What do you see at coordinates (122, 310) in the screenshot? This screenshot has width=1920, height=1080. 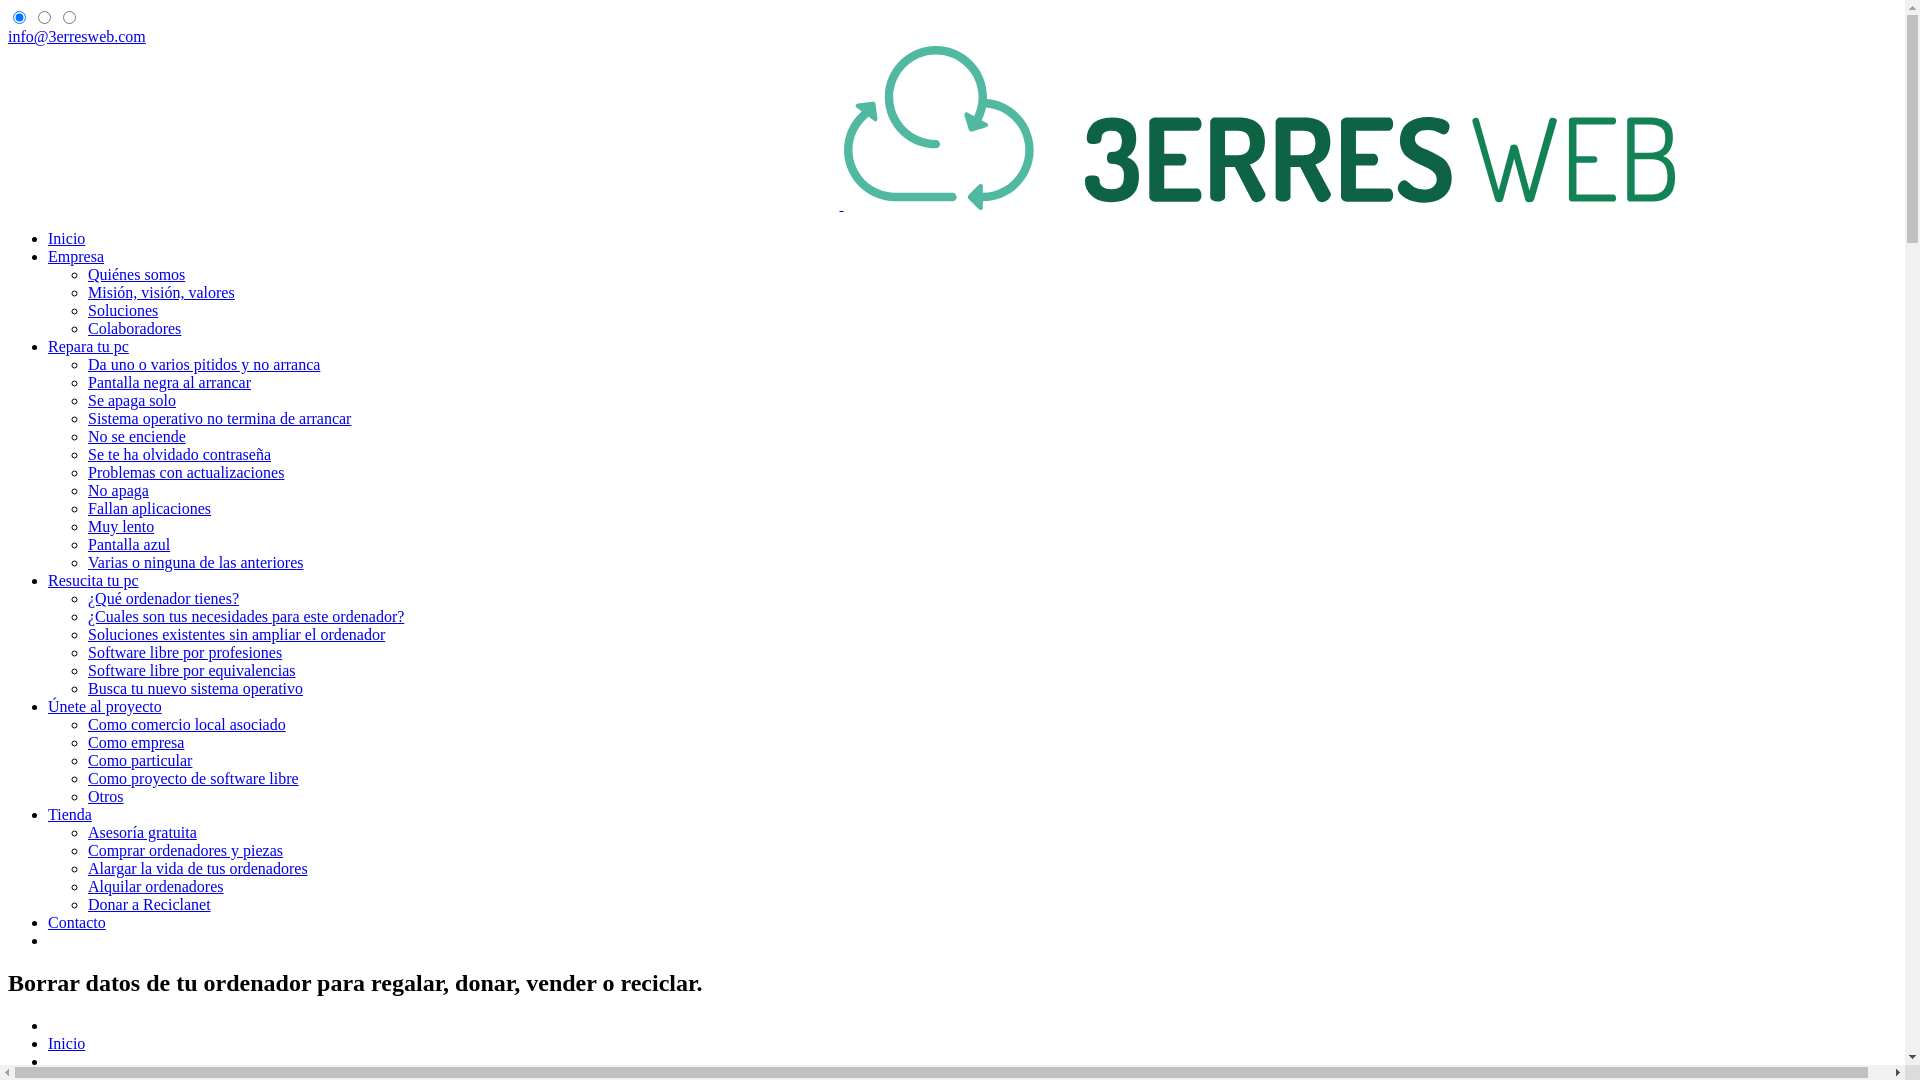 I see `'Soluciones'` at bounding box center [122, 310].